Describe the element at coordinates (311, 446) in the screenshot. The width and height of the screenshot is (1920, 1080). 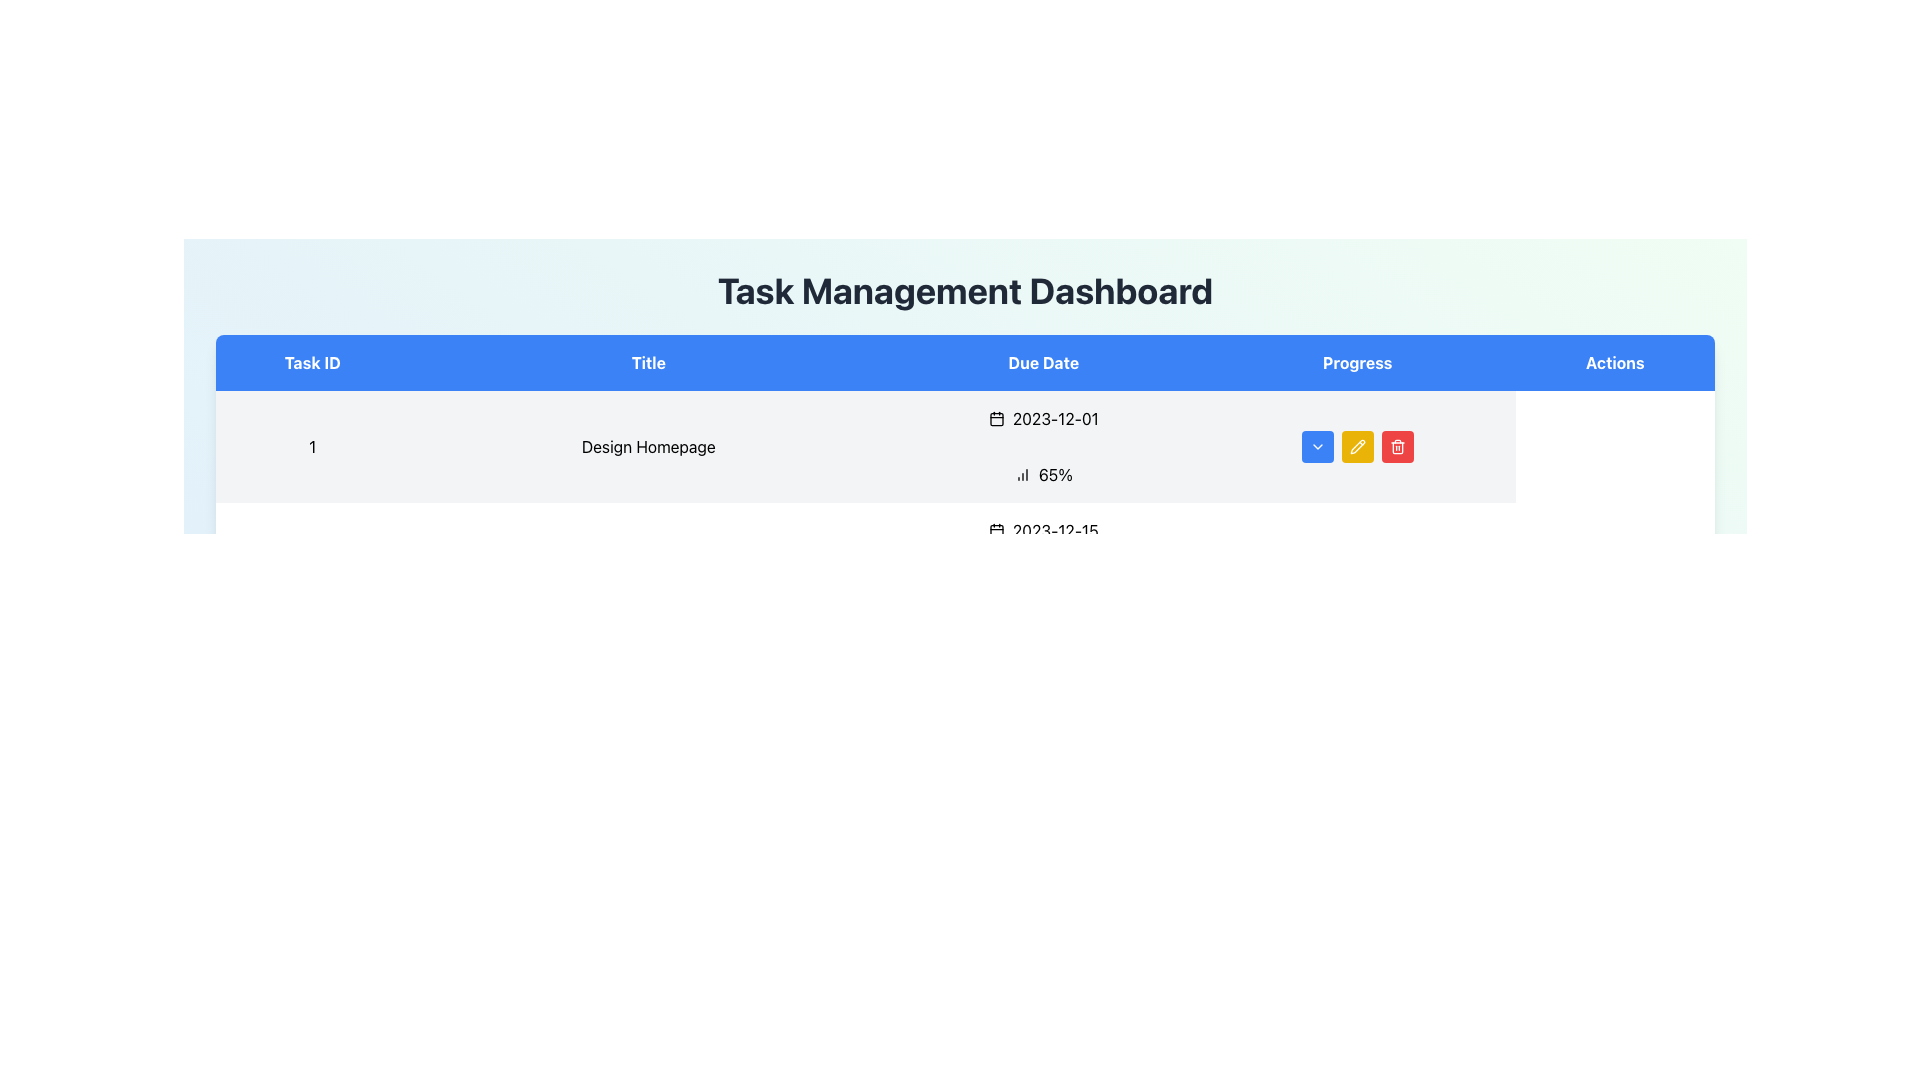
I see `the Text Label that uniquely identifies the corresponding task in the list, located as the leftmost item in the first row under the 'Task ID' column, adjacent to the 'Design Homepage' title` at that location.